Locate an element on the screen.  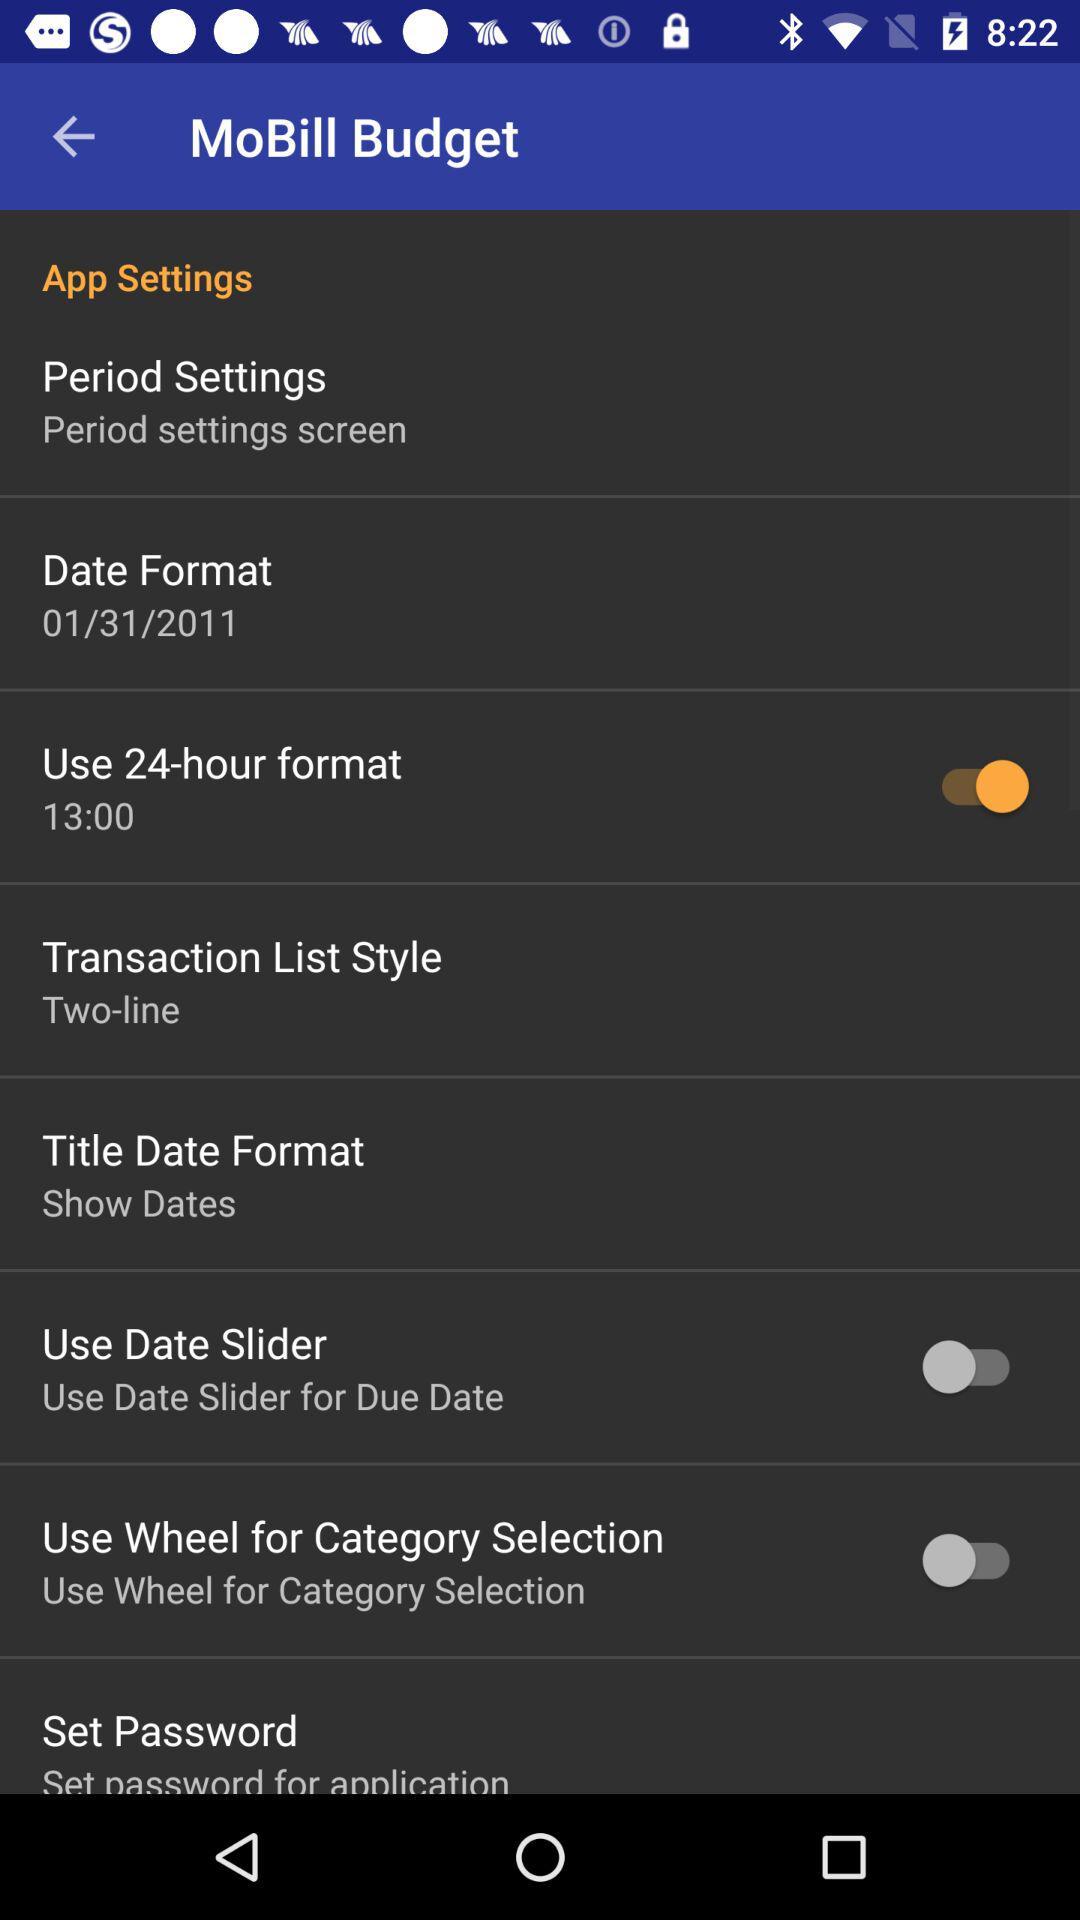
the 01/31/2011 is located at coordinates (140, 620).